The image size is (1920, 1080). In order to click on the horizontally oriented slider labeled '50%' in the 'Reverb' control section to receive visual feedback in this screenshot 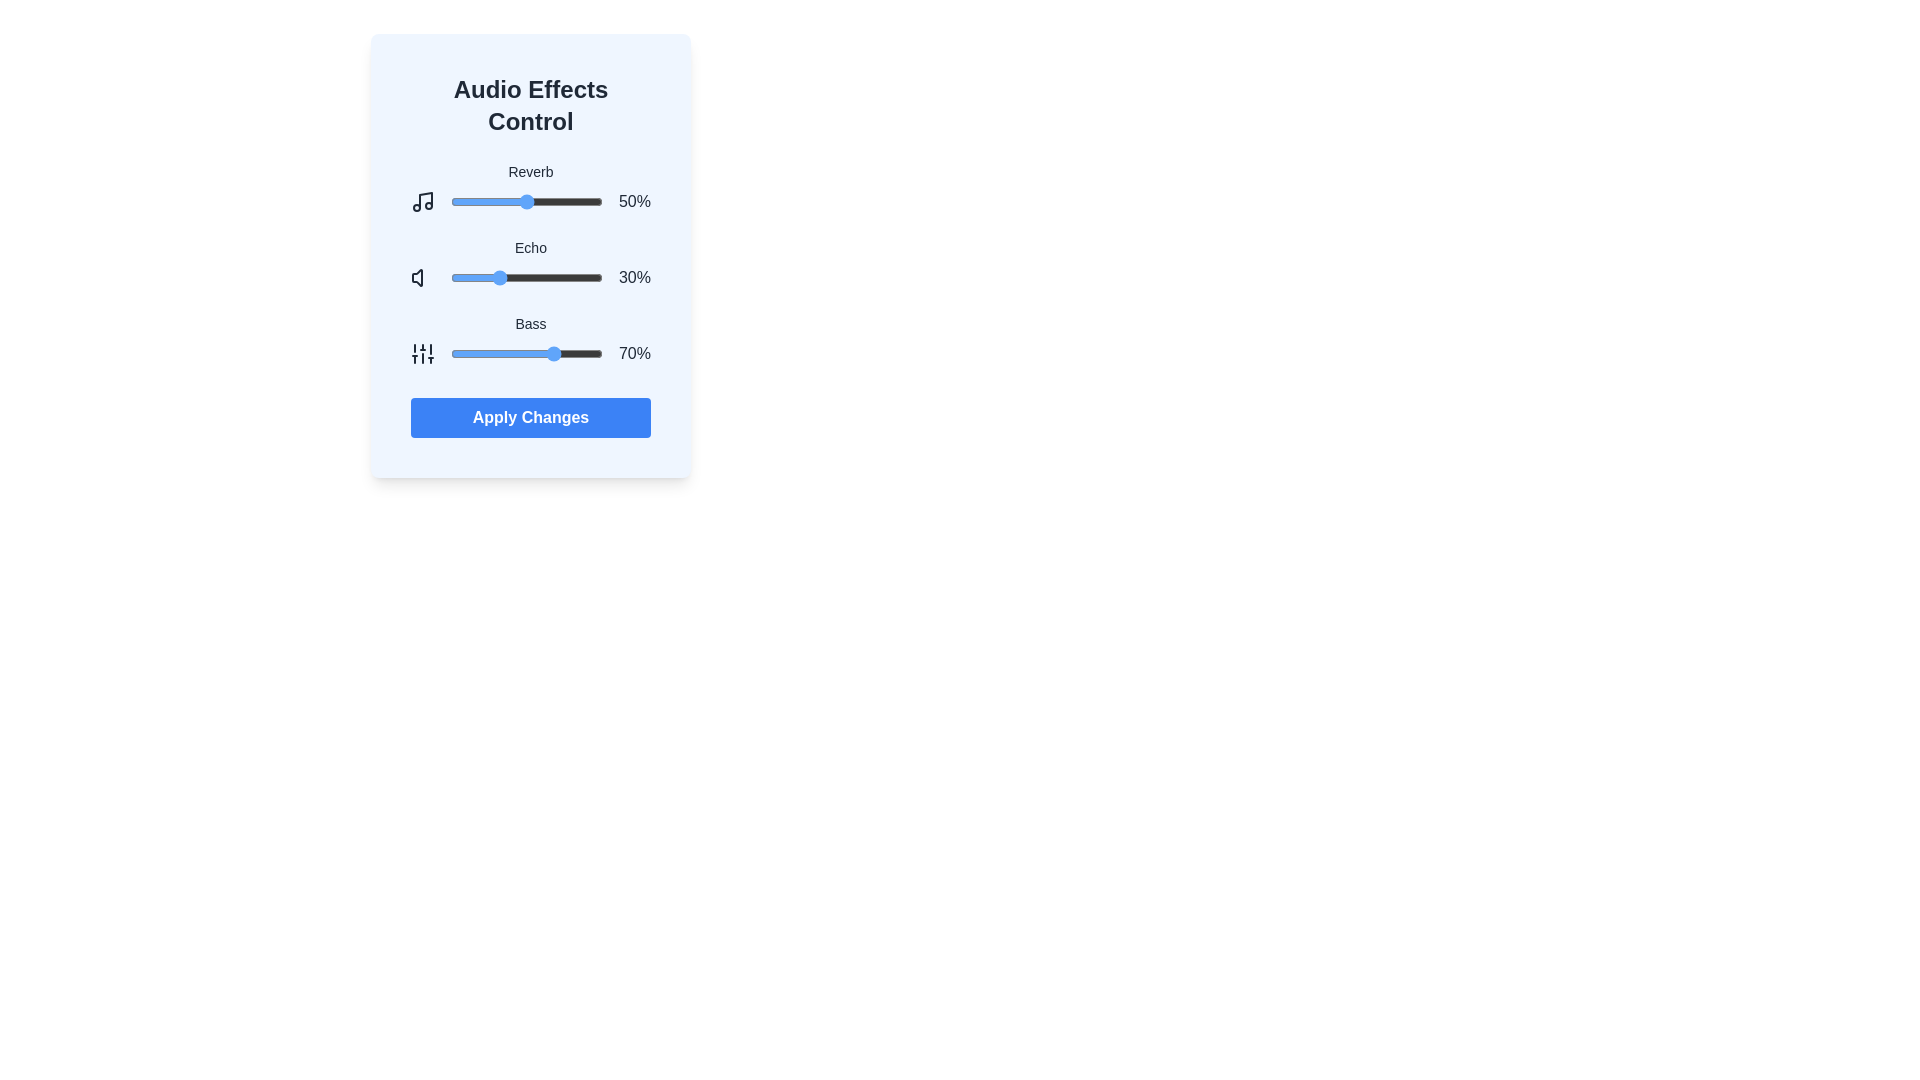, I will do `click(531, 201)`.